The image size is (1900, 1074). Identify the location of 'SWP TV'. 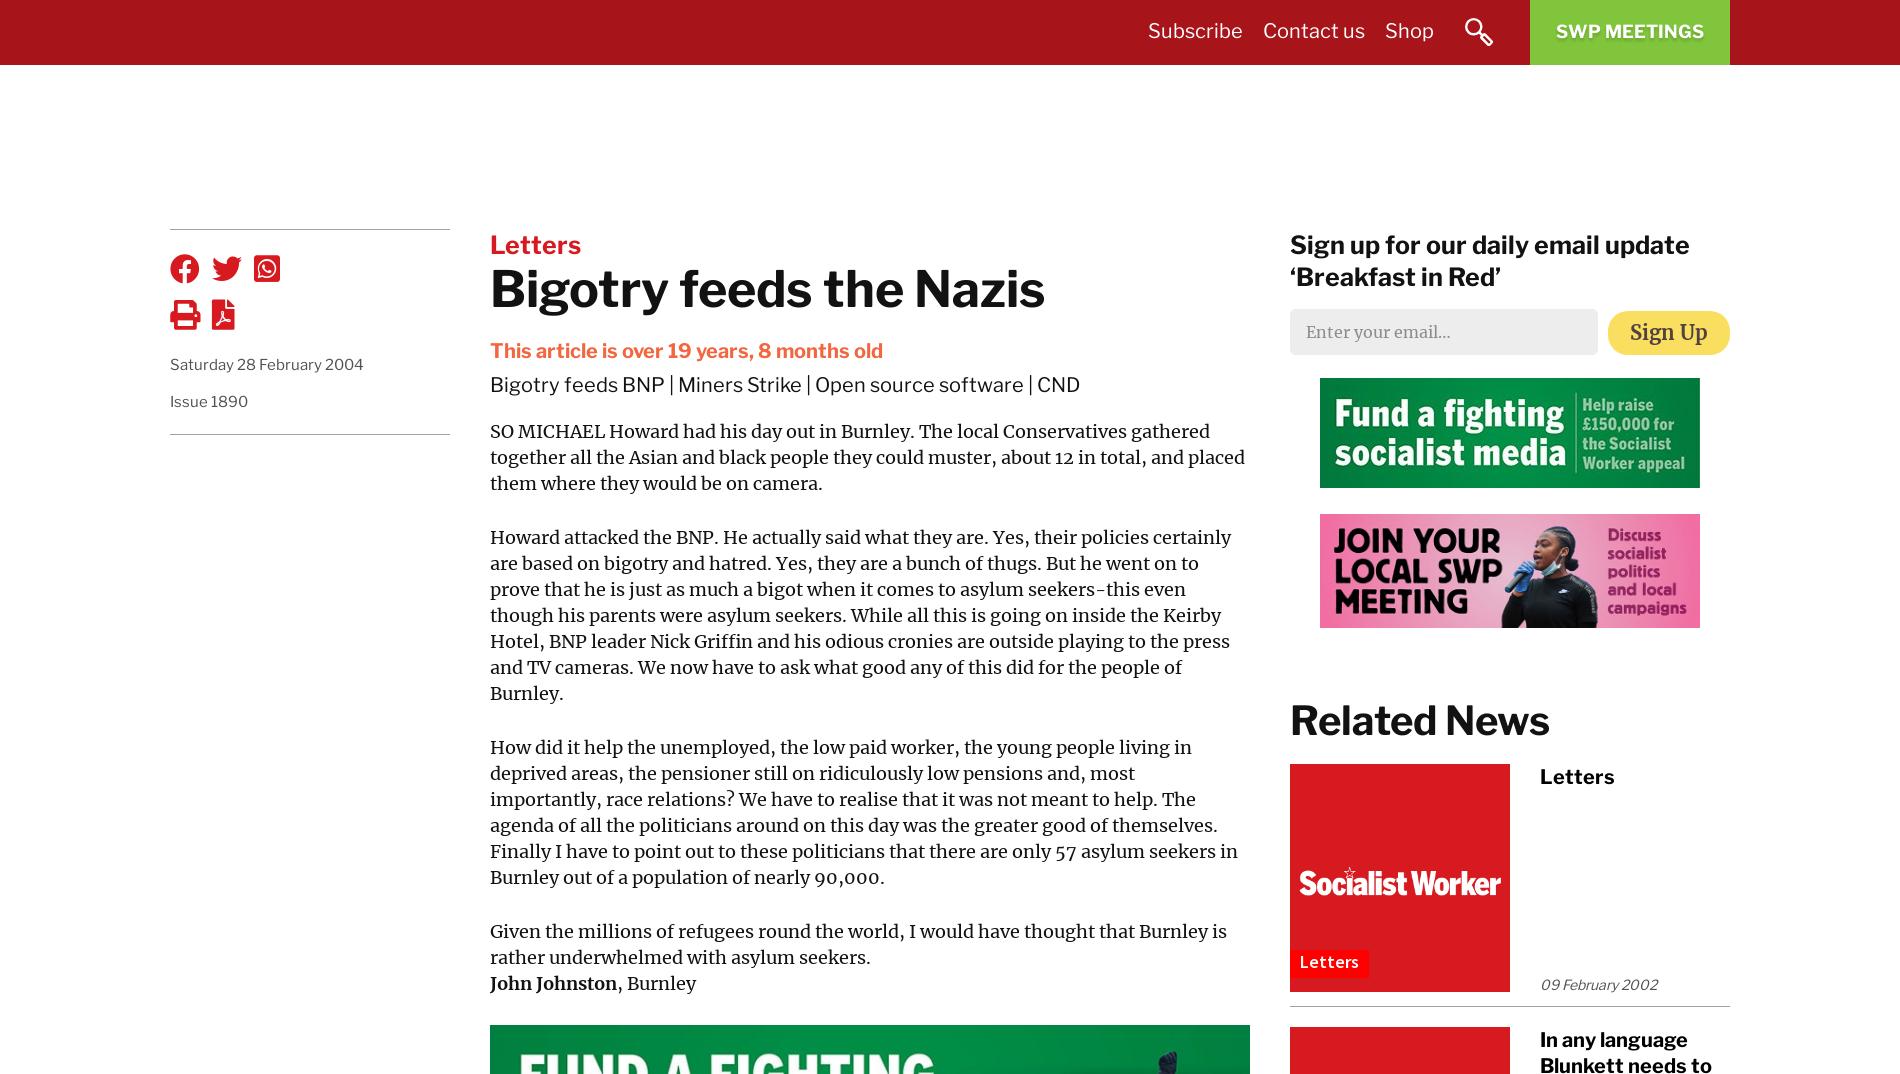
(1451, 77).